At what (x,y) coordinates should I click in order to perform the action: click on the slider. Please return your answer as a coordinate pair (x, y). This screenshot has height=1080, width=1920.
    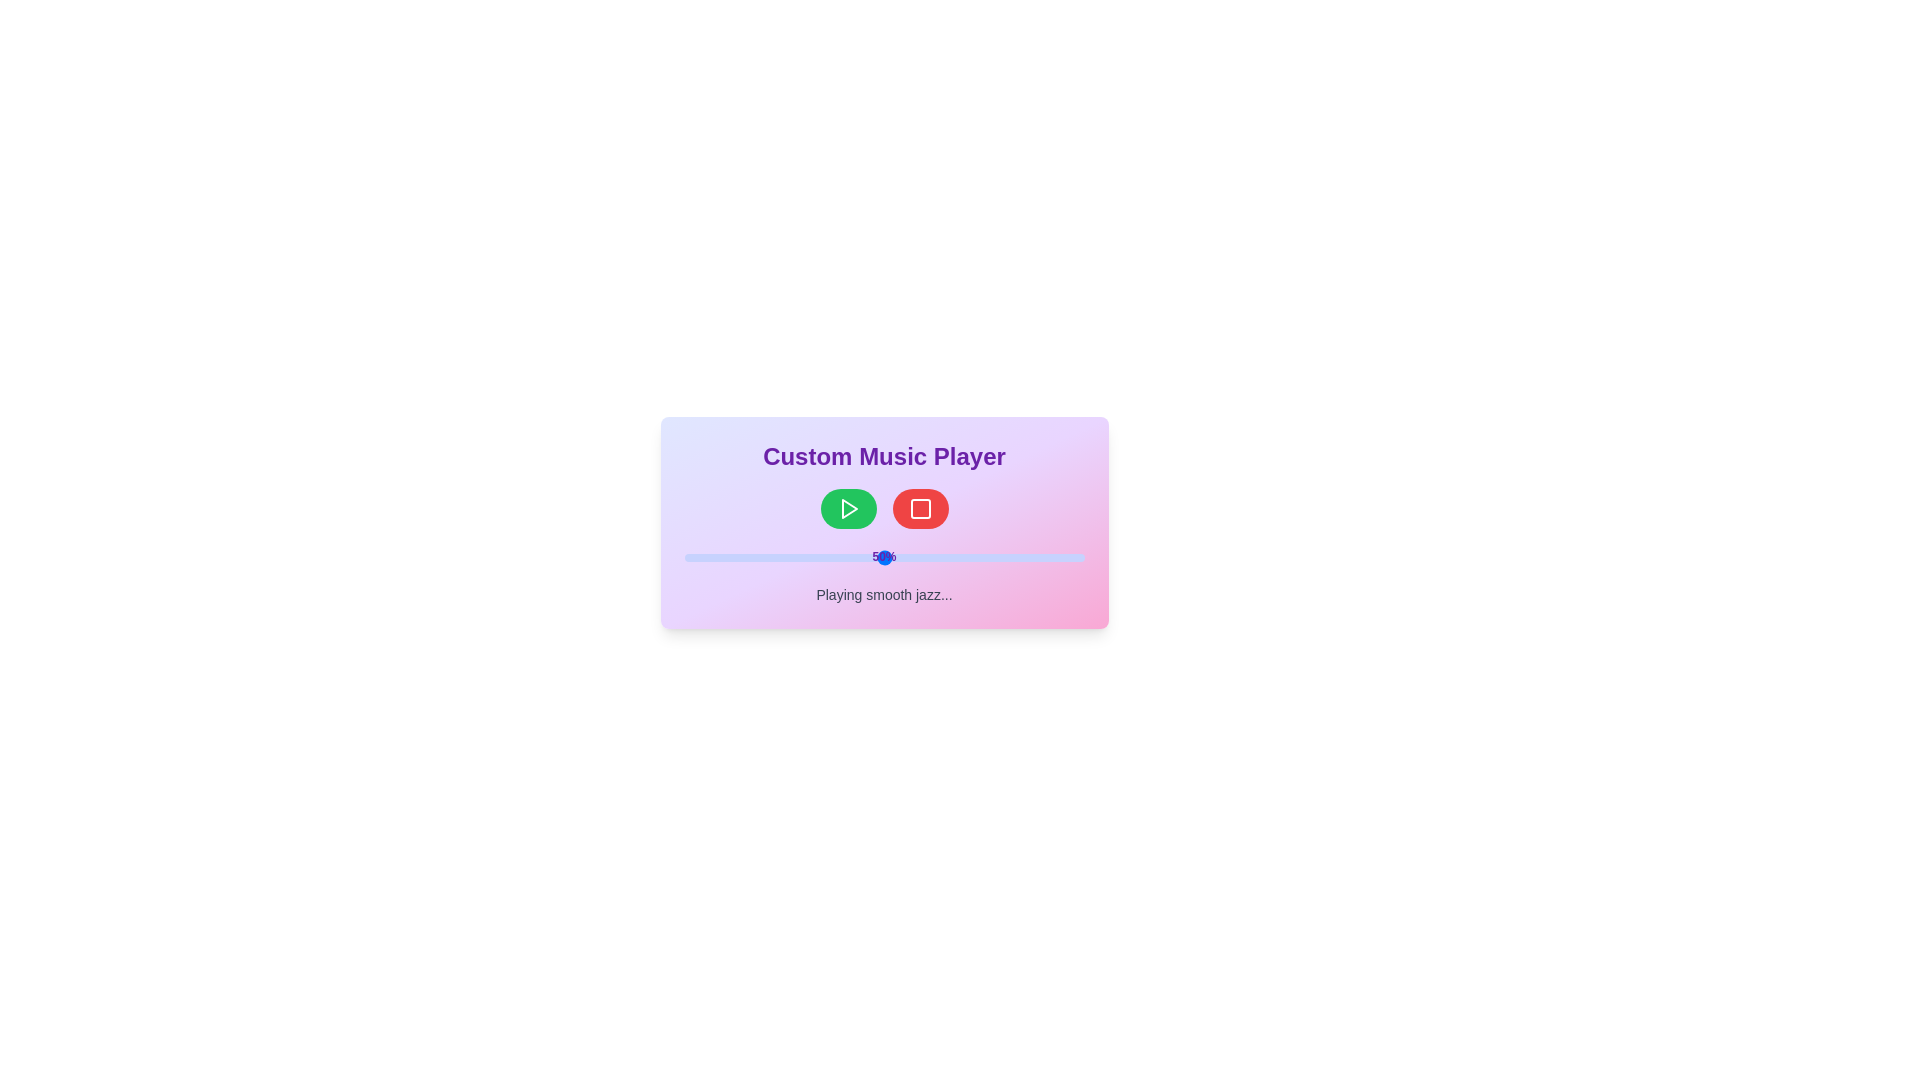
    Looking at the image, I should click on (931, 558).